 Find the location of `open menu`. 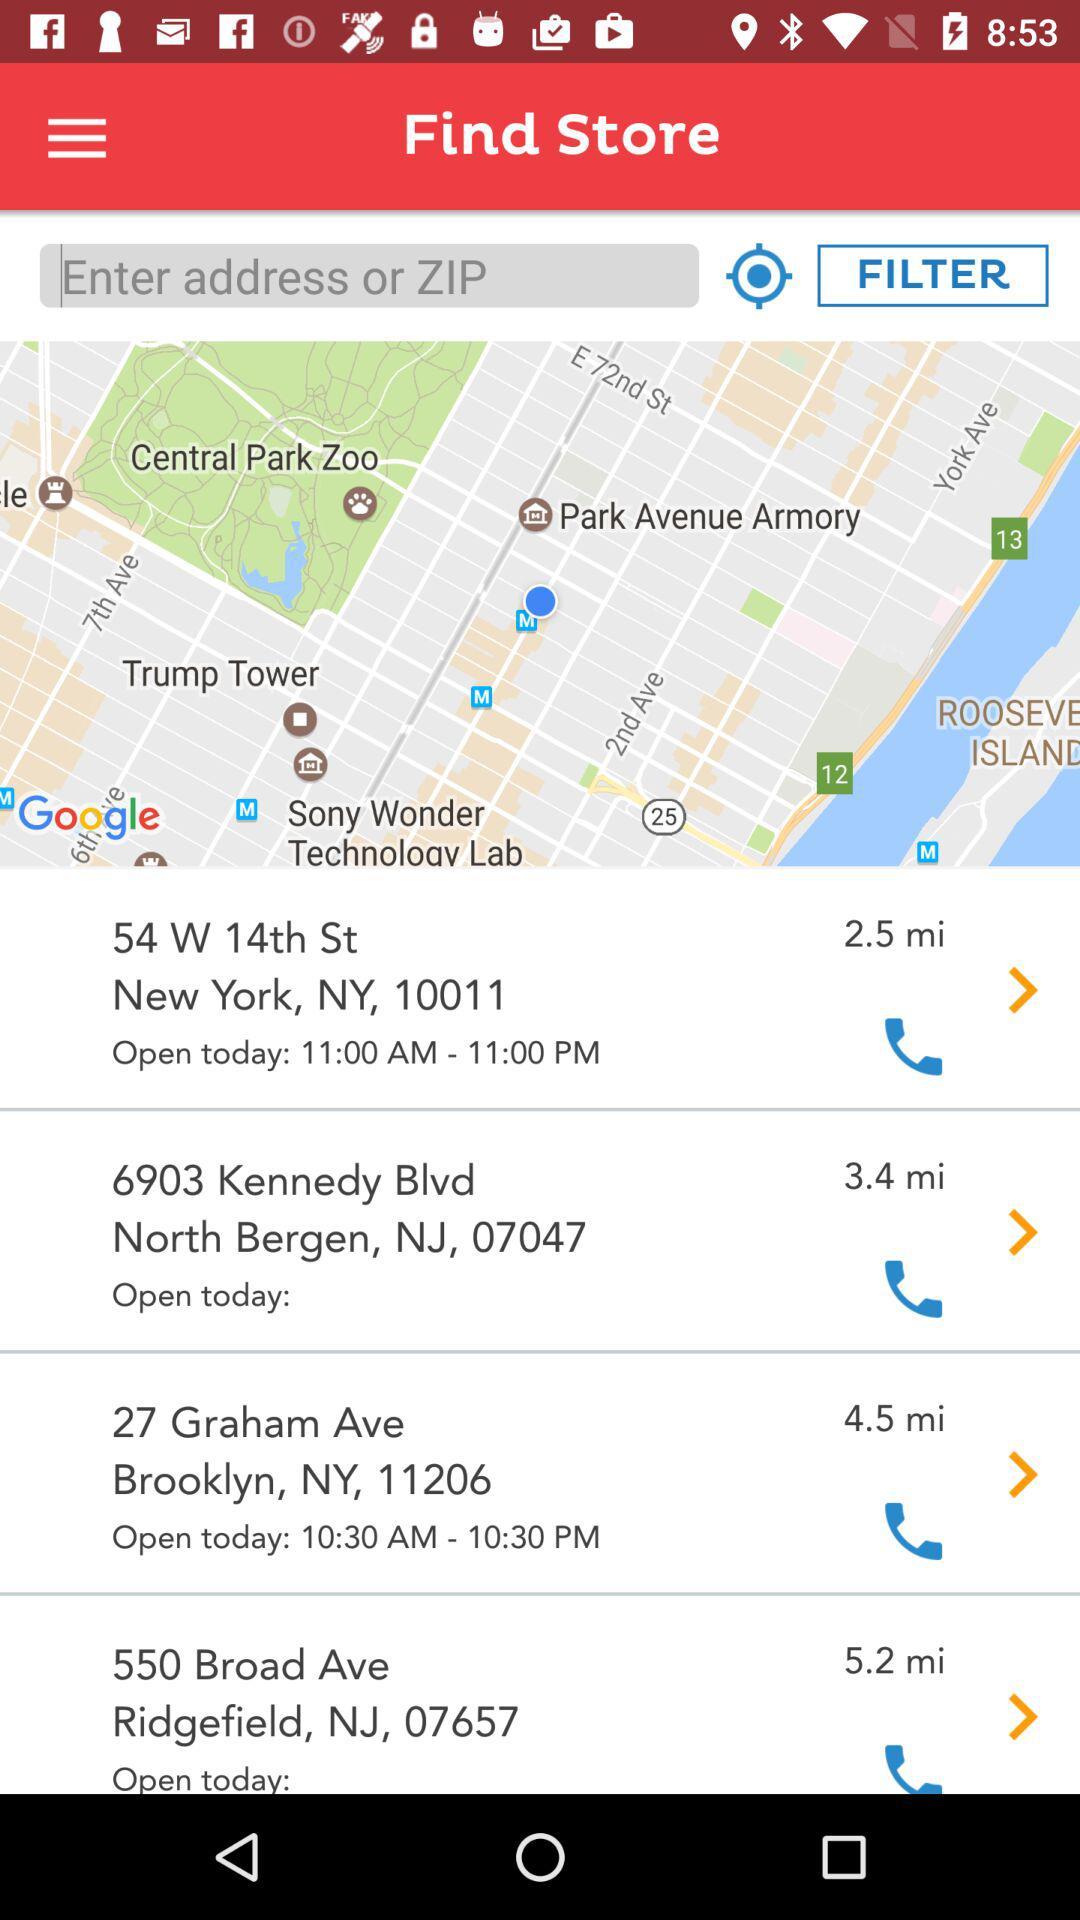

open menu is located at coordinates (77, 135).